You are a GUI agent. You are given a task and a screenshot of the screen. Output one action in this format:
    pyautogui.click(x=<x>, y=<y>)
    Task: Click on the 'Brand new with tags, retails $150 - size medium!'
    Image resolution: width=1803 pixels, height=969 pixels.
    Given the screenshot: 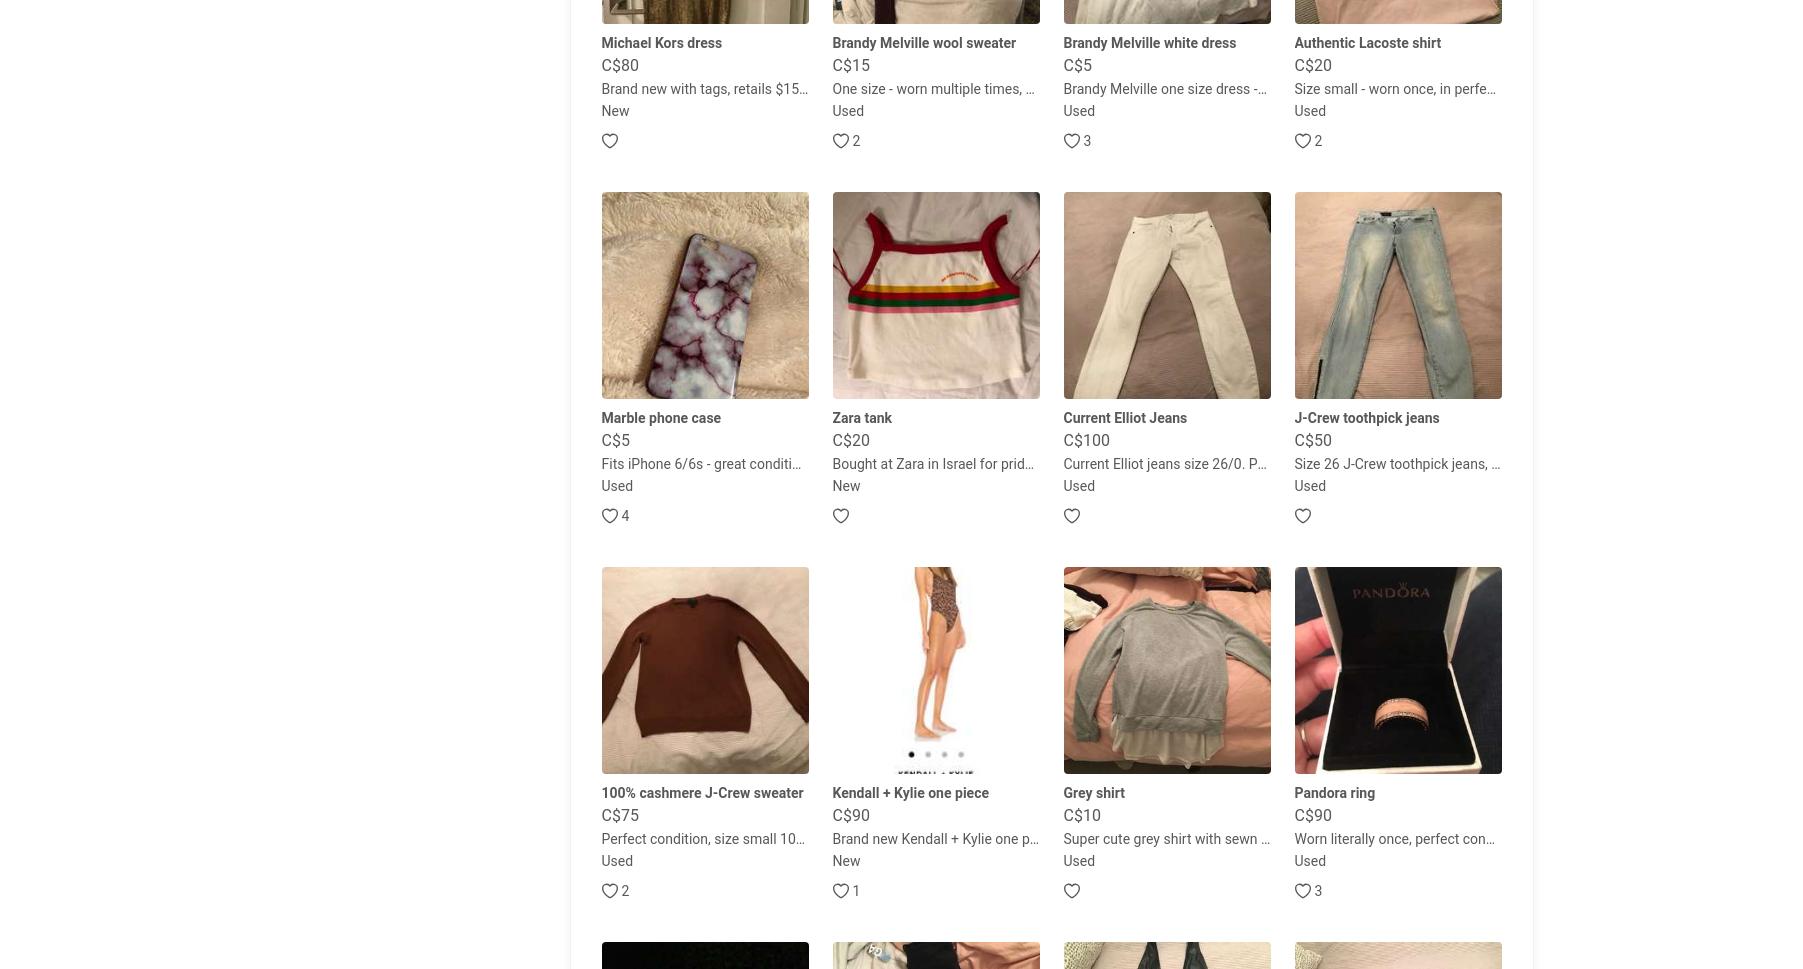 What is the action you would take?
    pyautogui.click(x=600, y=87)
    